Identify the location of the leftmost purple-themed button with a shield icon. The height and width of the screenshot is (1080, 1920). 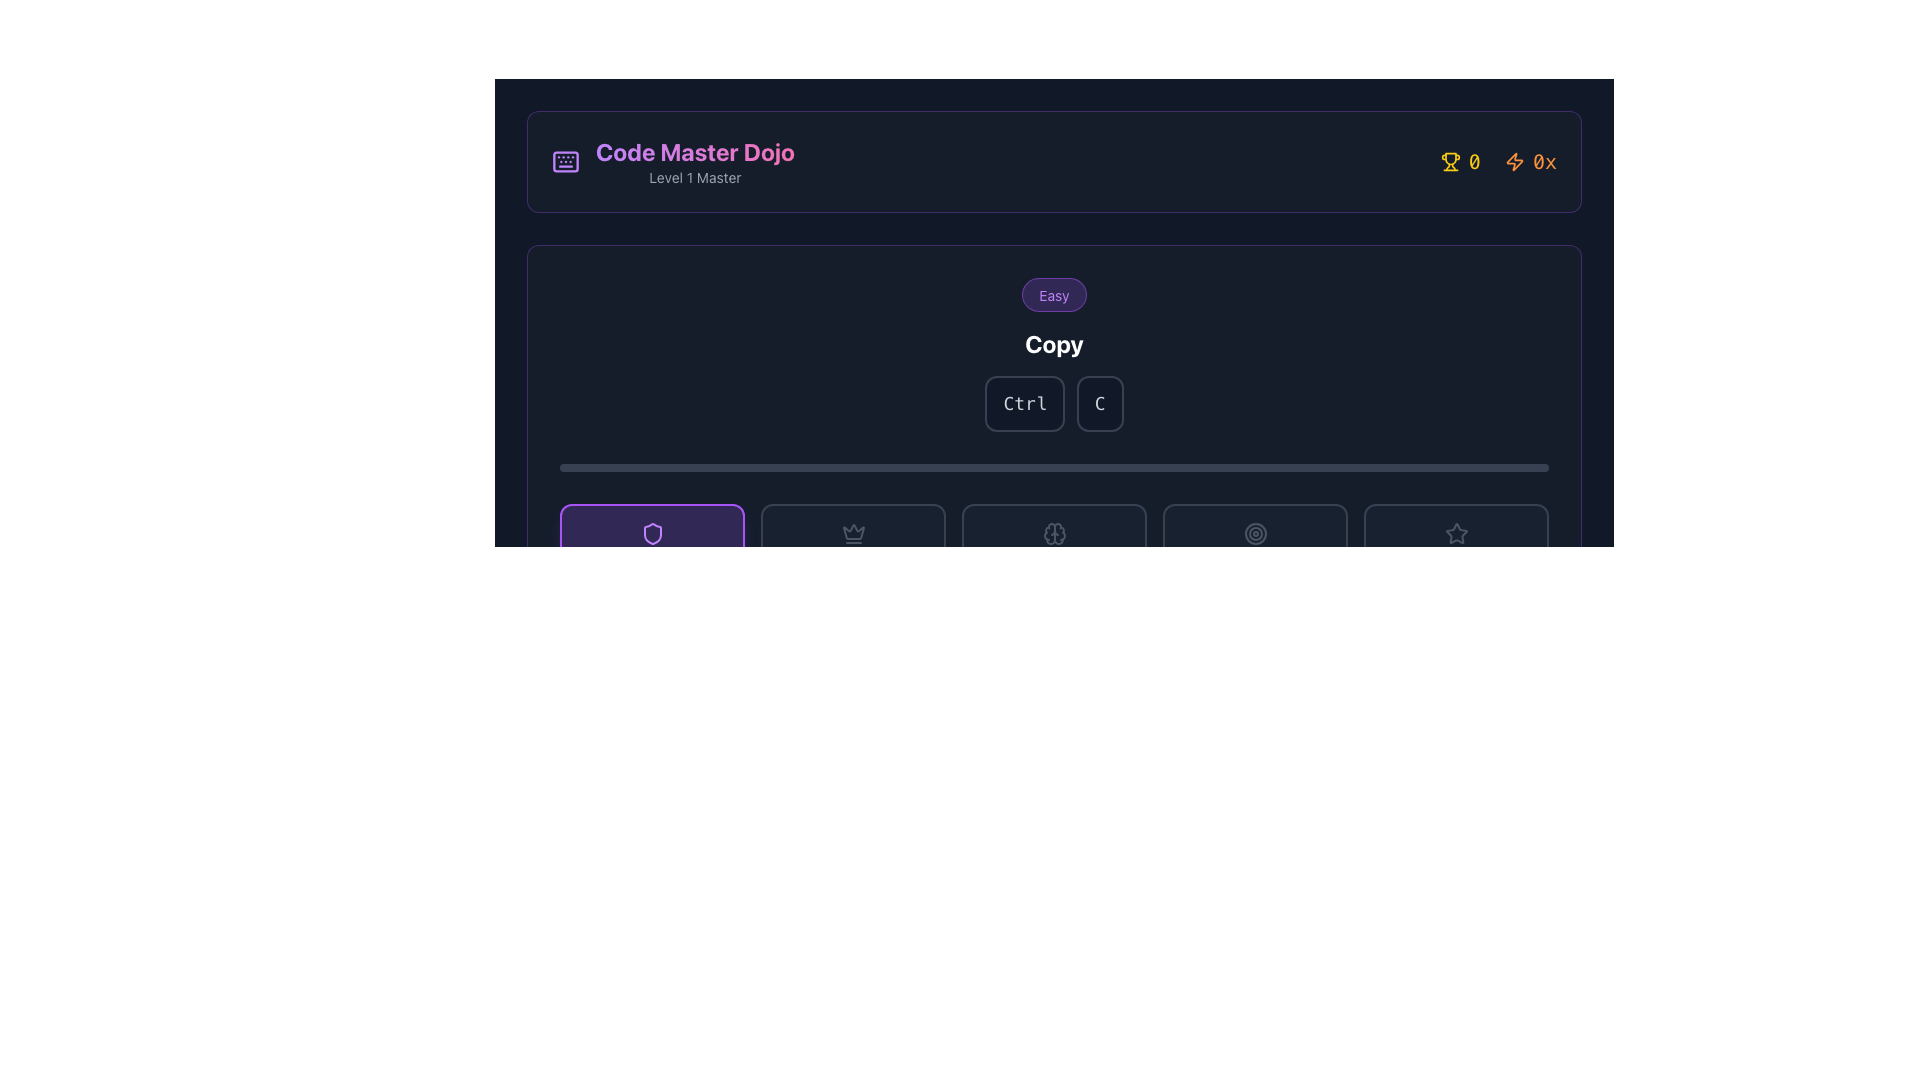
(652, 532).